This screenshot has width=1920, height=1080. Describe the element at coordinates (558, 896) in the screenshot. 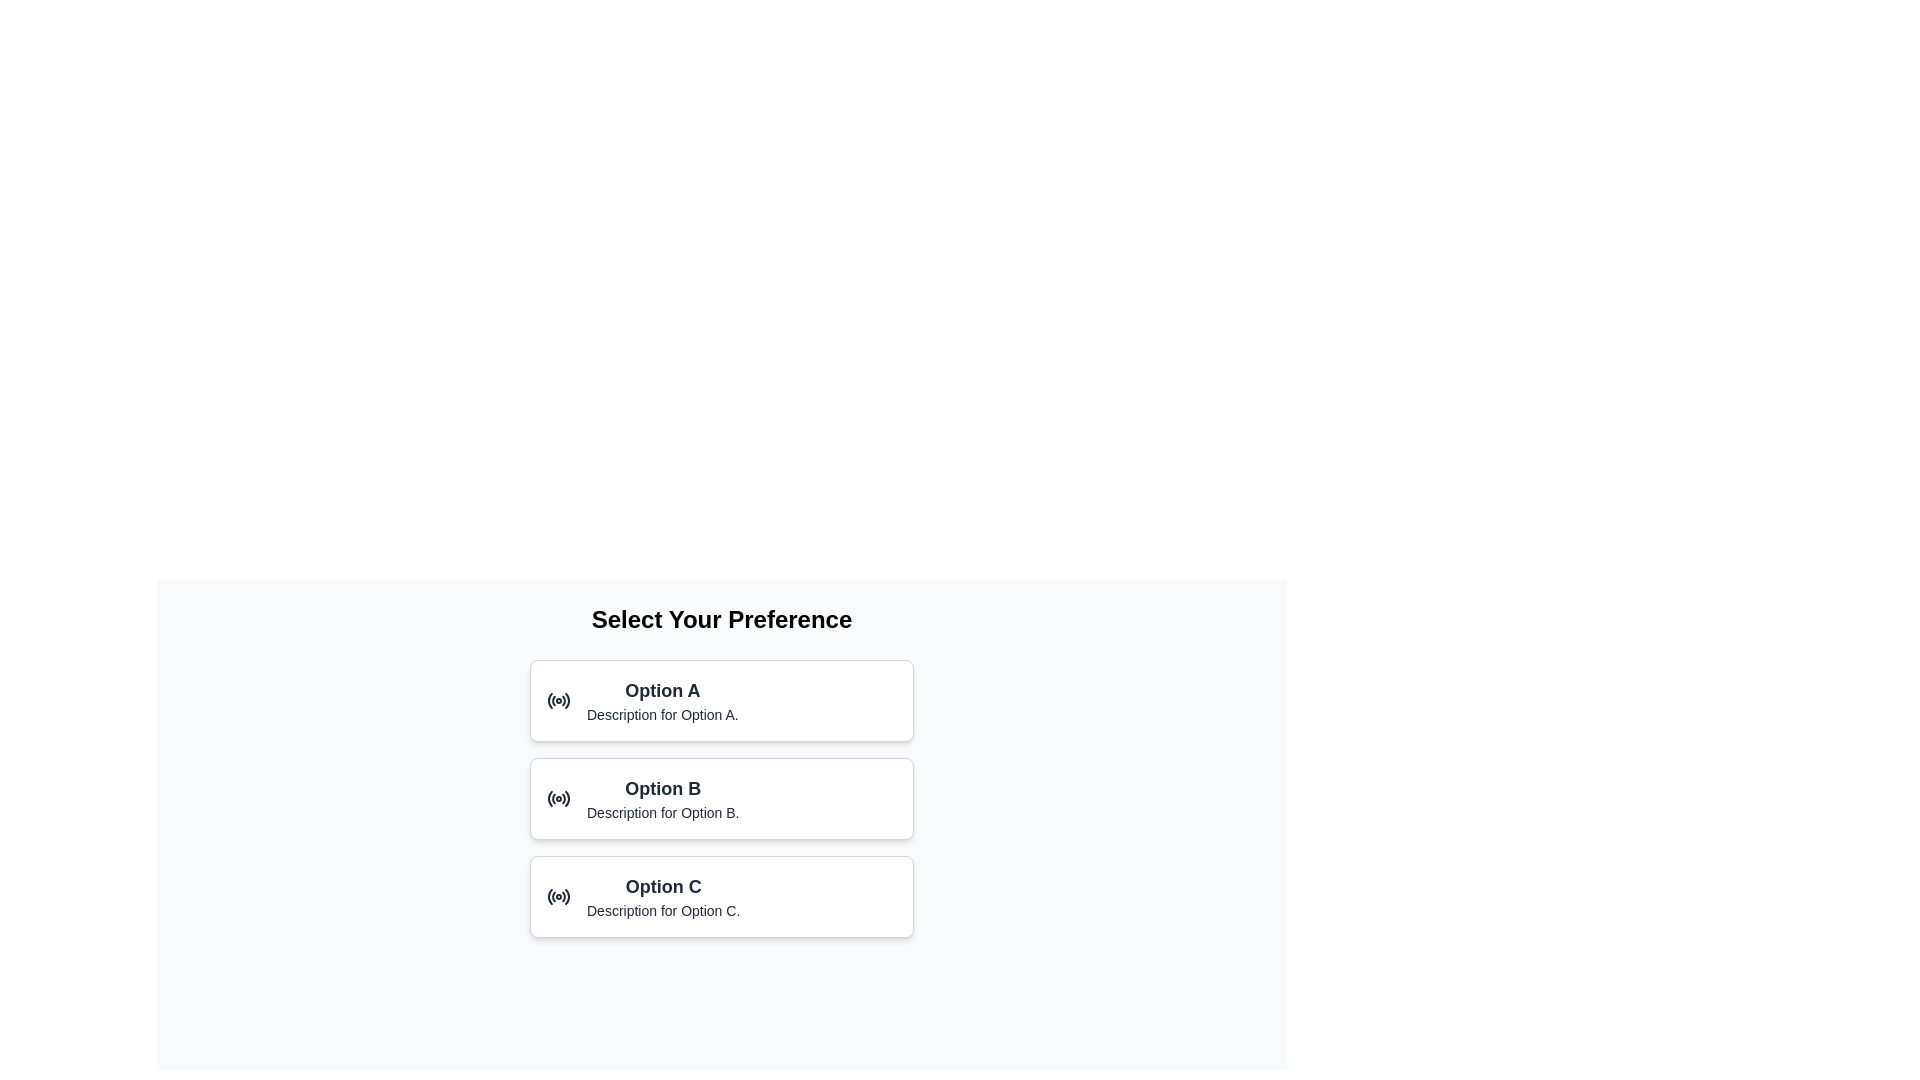

I see `the radio button icon representing 'Option C'` at that location.